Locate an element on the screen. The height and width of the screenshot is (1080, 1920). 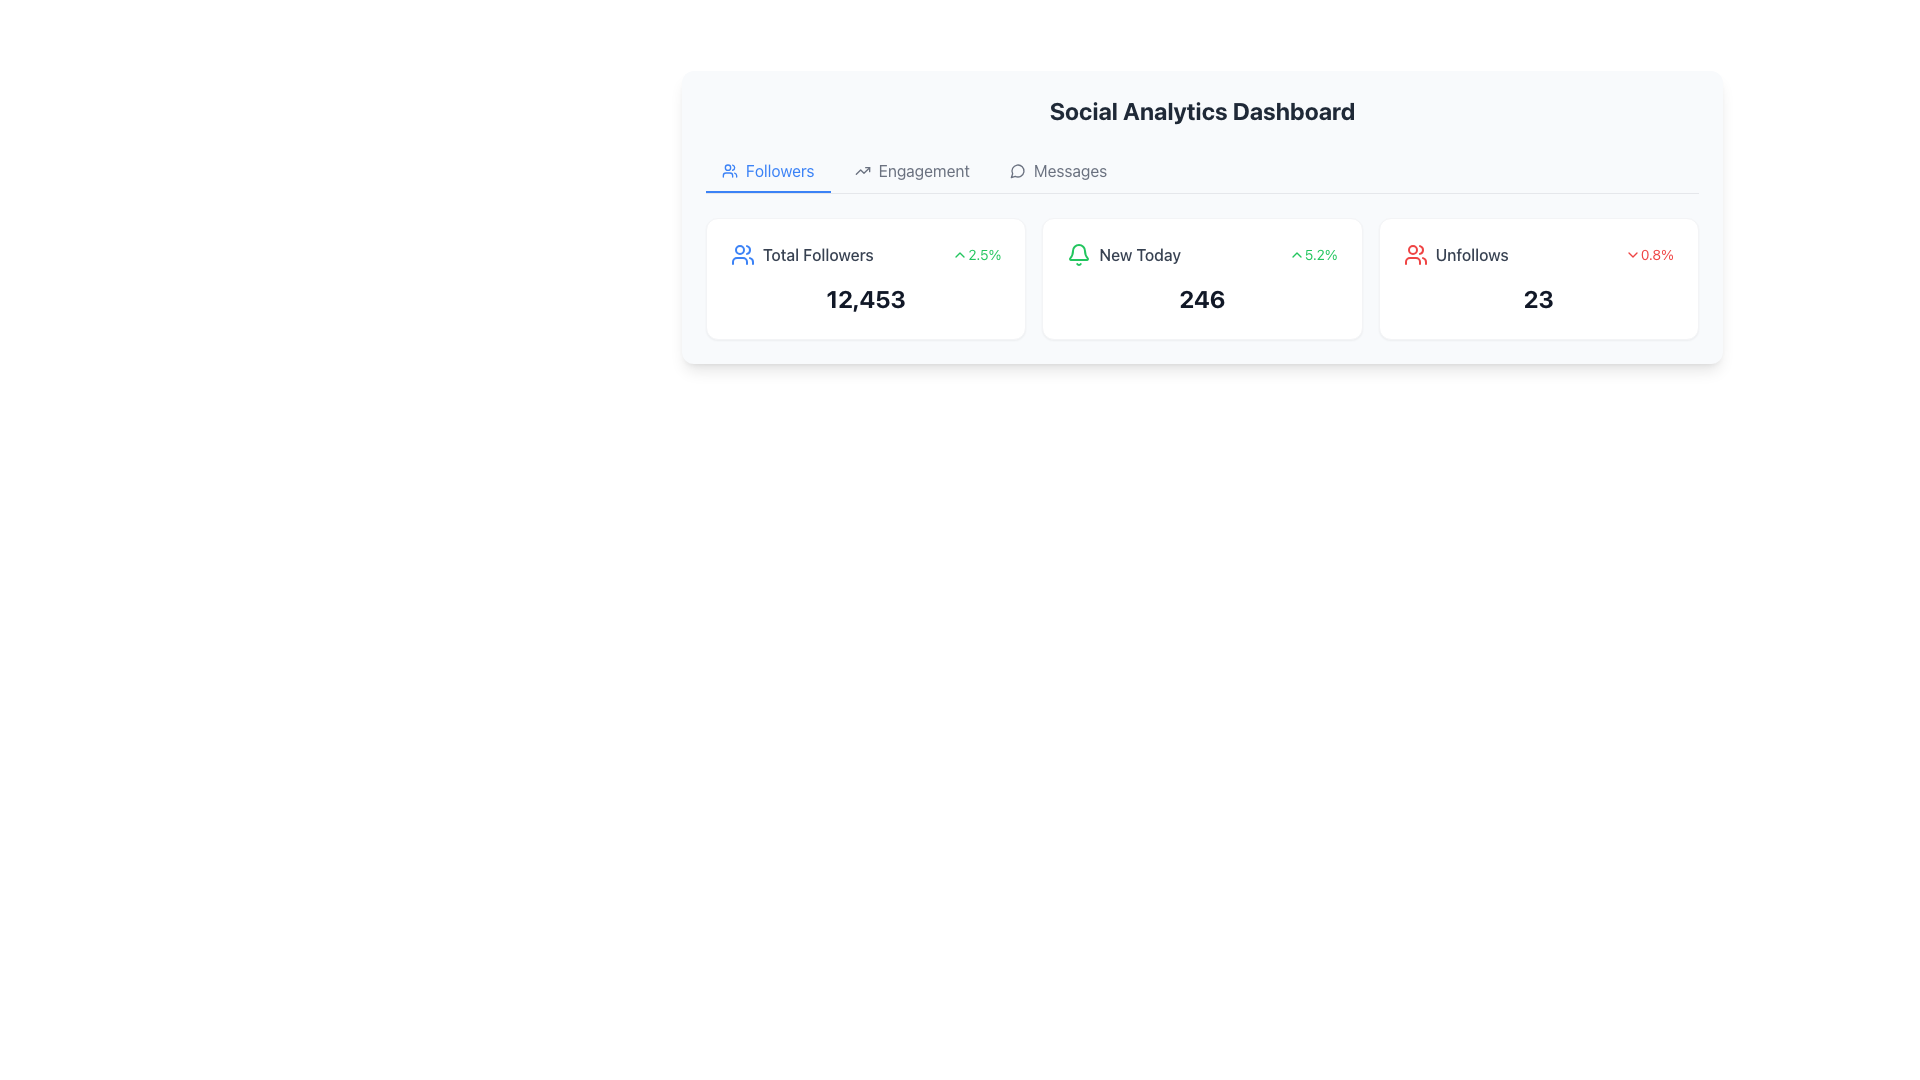
the 'Messages' navigation tab, which features a speech bubble icon and changes color on hover is located at coordinates (1057, 171).